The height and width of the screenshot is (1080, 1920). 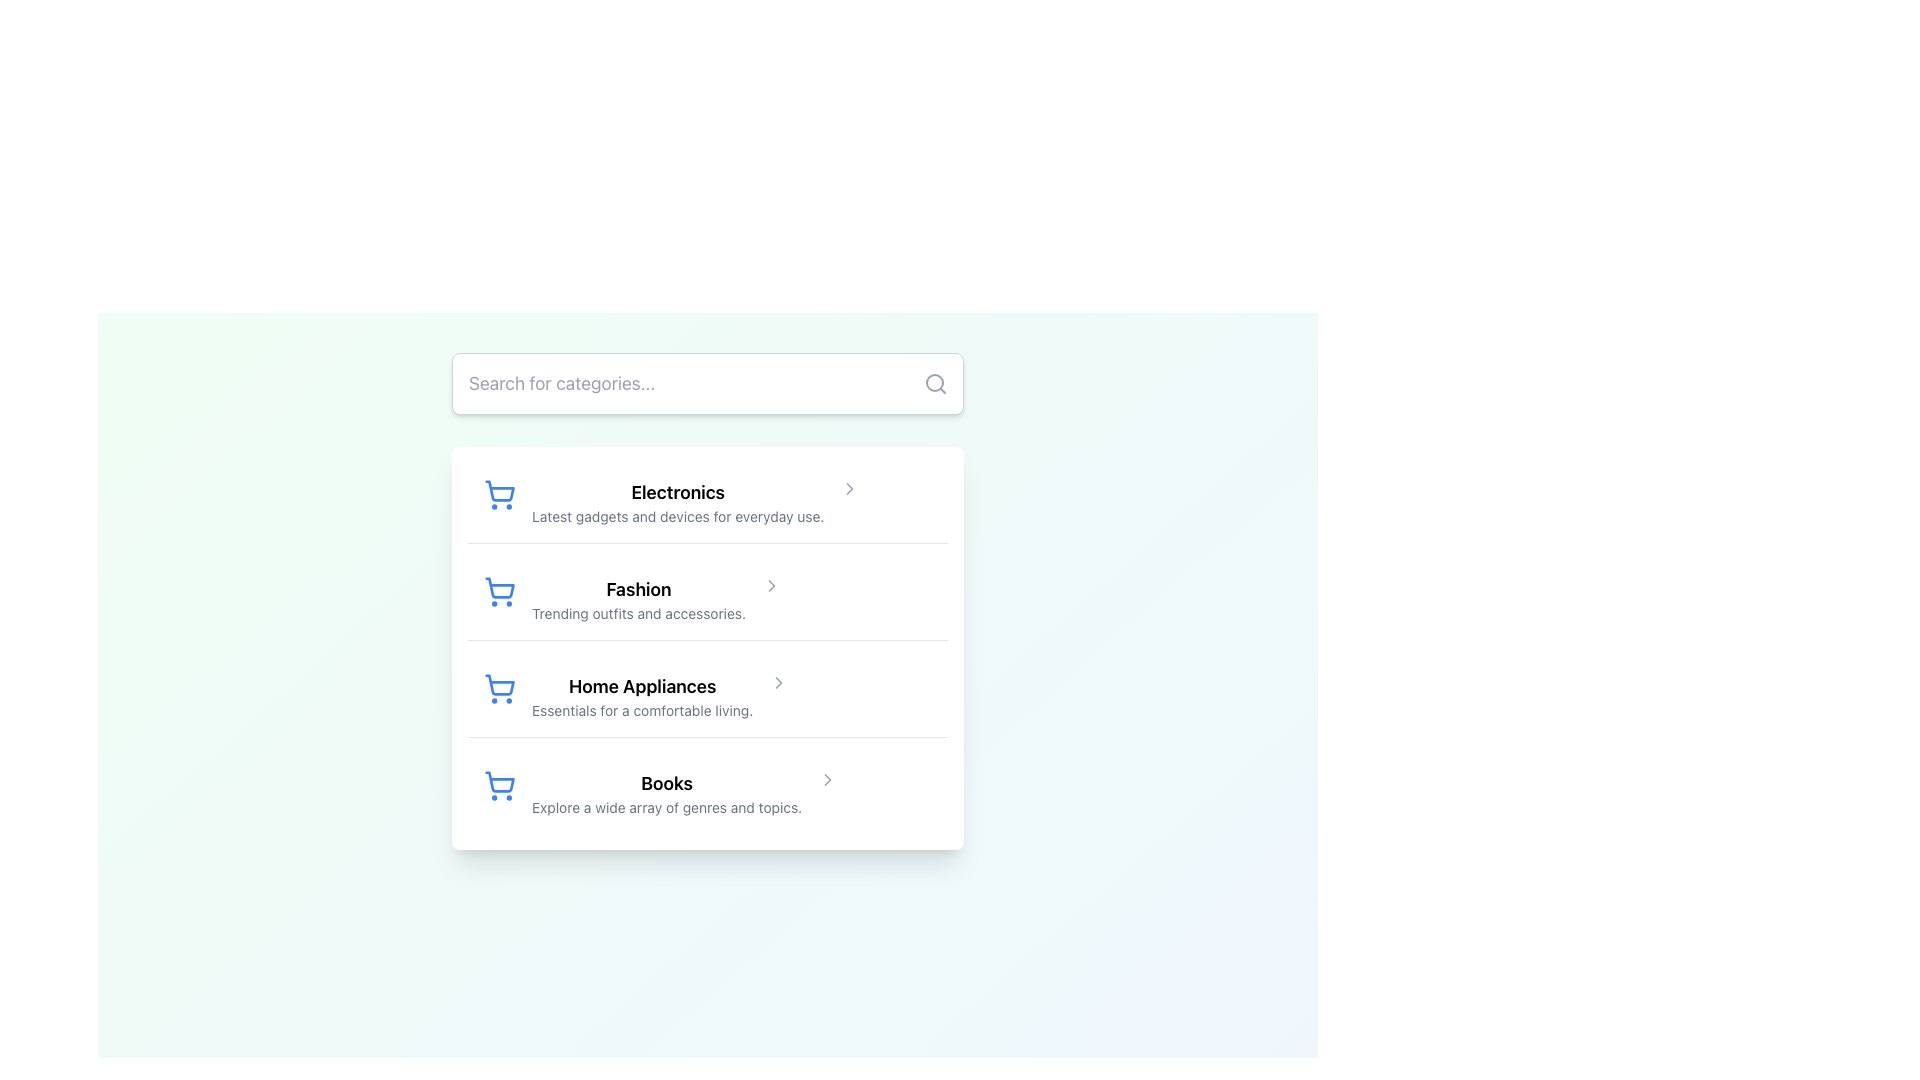 I want to click on the rightward-pointing chevron icon button located at the far right of the list item labeled 'Fashion Trending outfits and accessories', so click(x=771, y=585).